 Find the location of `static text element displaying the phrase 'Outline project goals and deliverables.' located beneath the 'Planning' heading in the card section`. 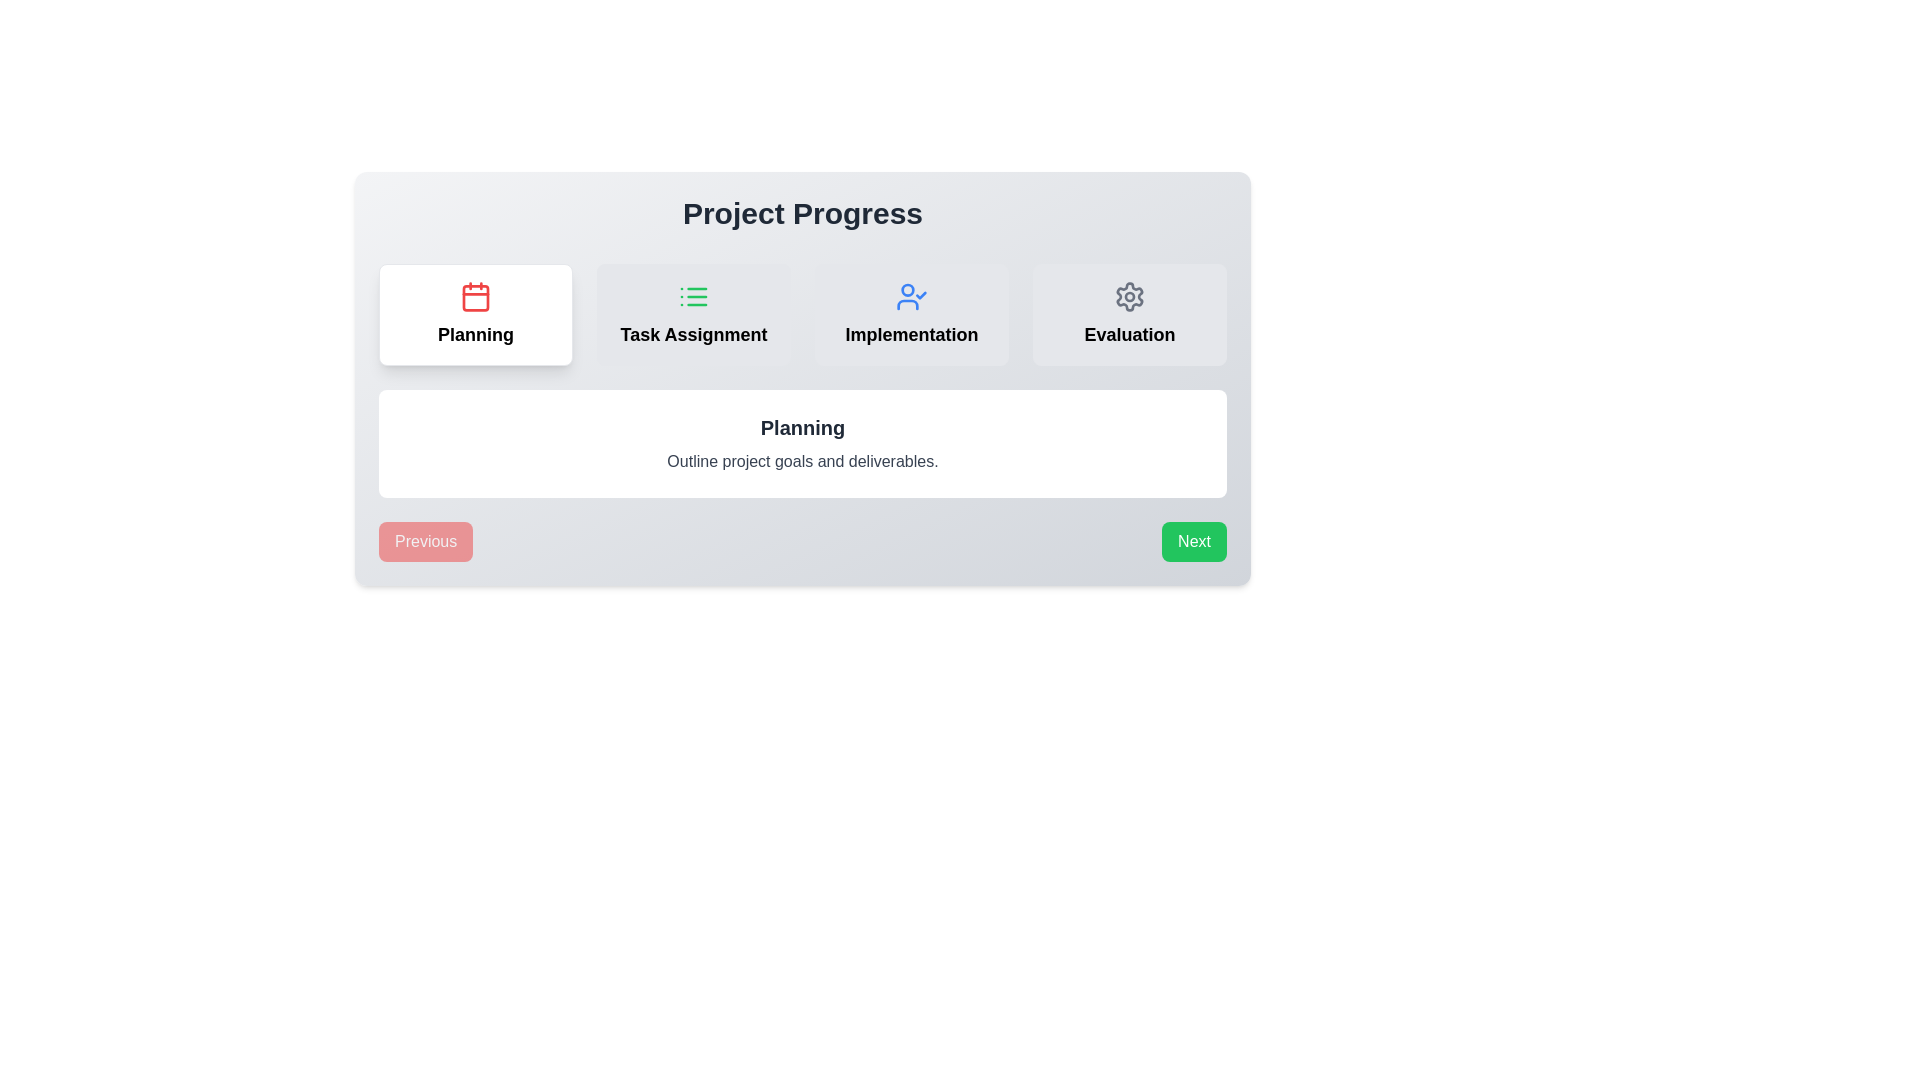

static text element displaying the phrase 'Outline project goals and deliverables.' located beneath the 'Planning' heading in the card section is located at coordinates (802, 462).